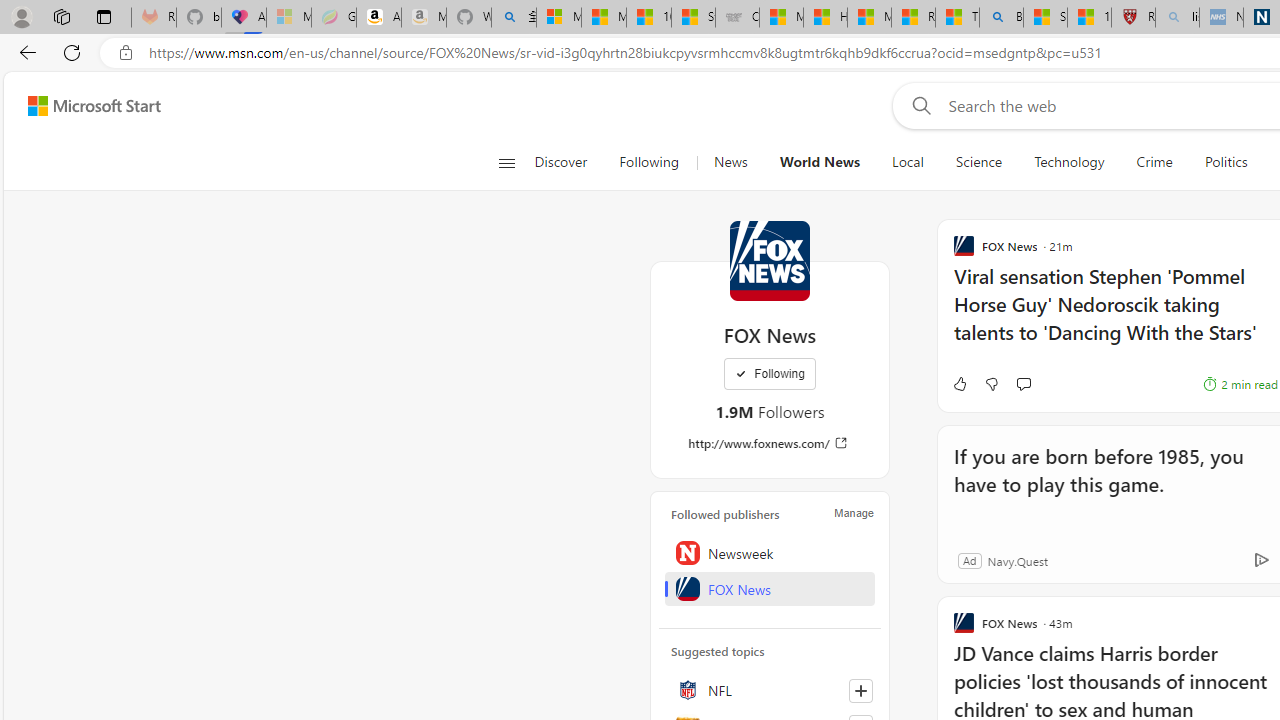 This screenshot has height=720, width=1280. What do you see at coordinates (825, 17) in the screenshot?
I see `'How I Got Rid of Microsoft Edge'` at bounding box center [825, 17].